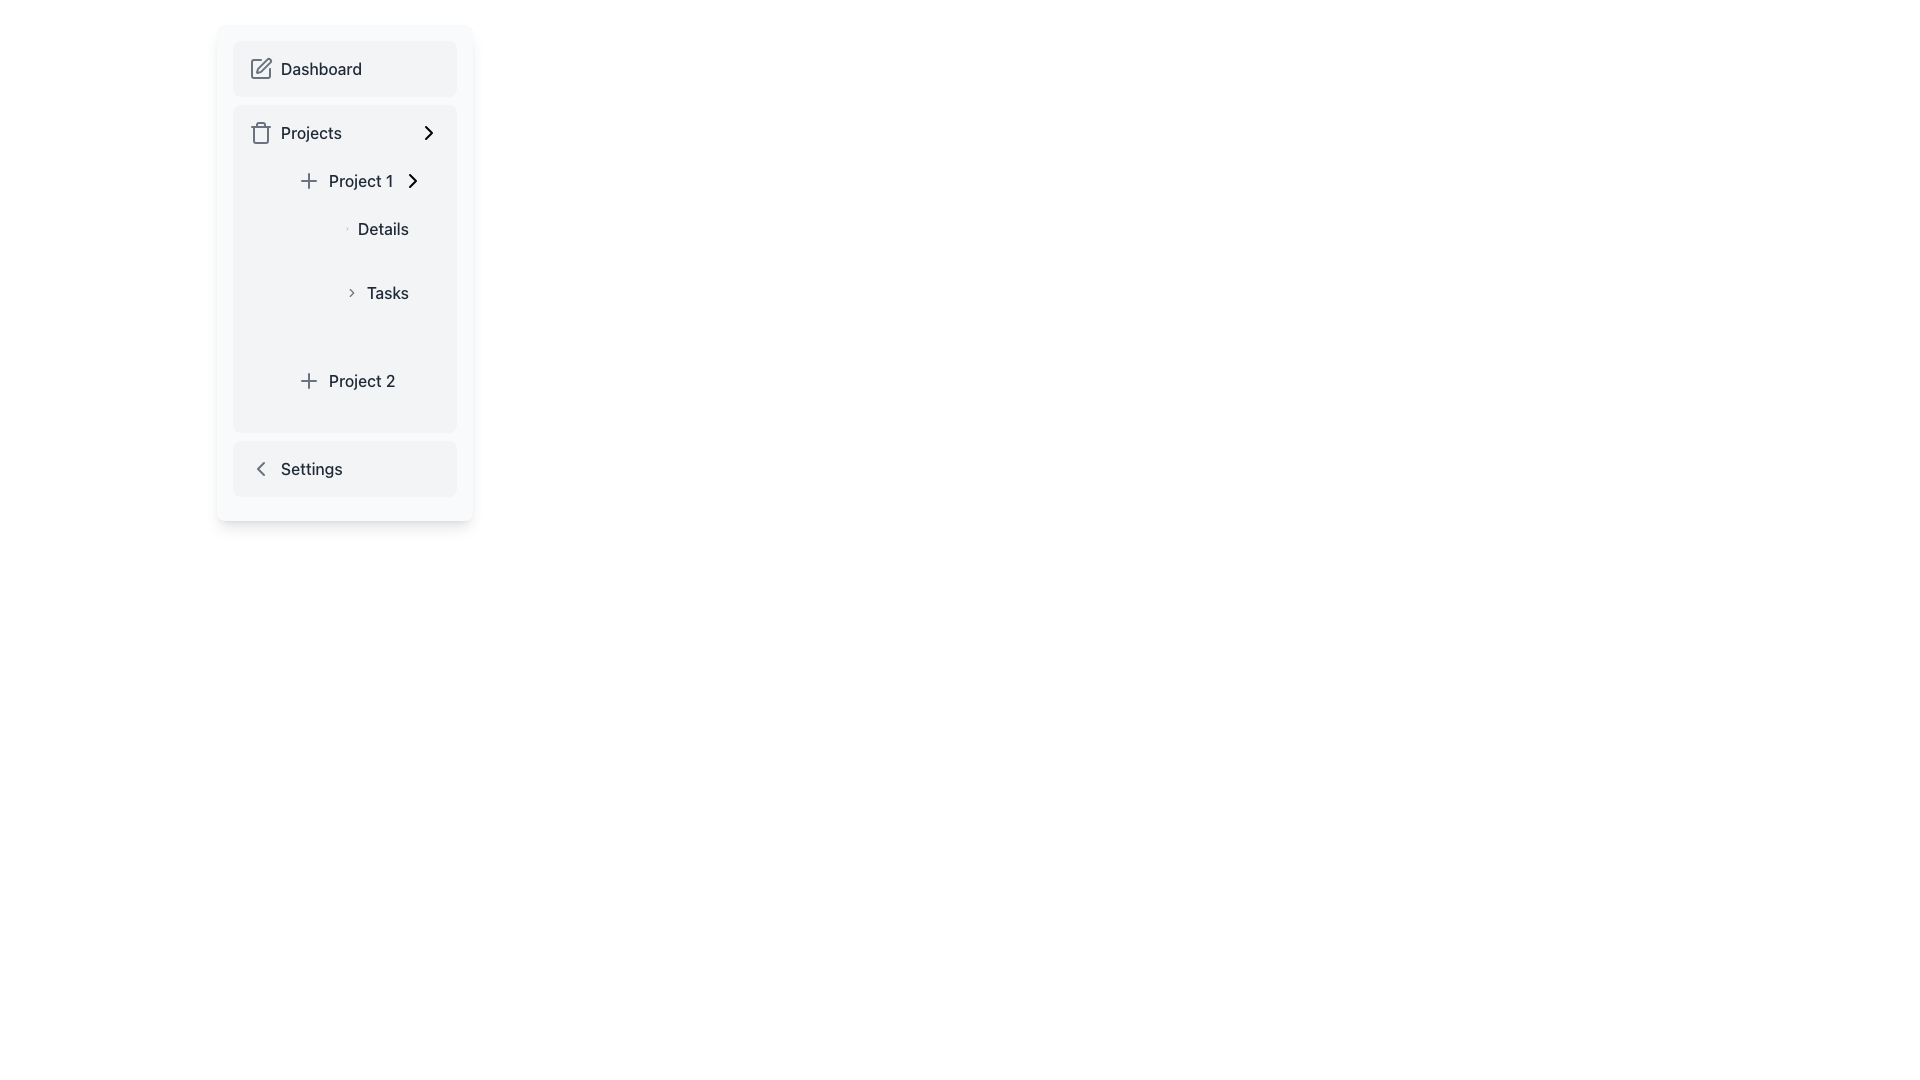 The width and height of the screenshot is (1920, 1080). I want to click on the trash can icon used for deletion, located to the left of the 'Projects' text in the vertical navigation panel, so click(259, 132).